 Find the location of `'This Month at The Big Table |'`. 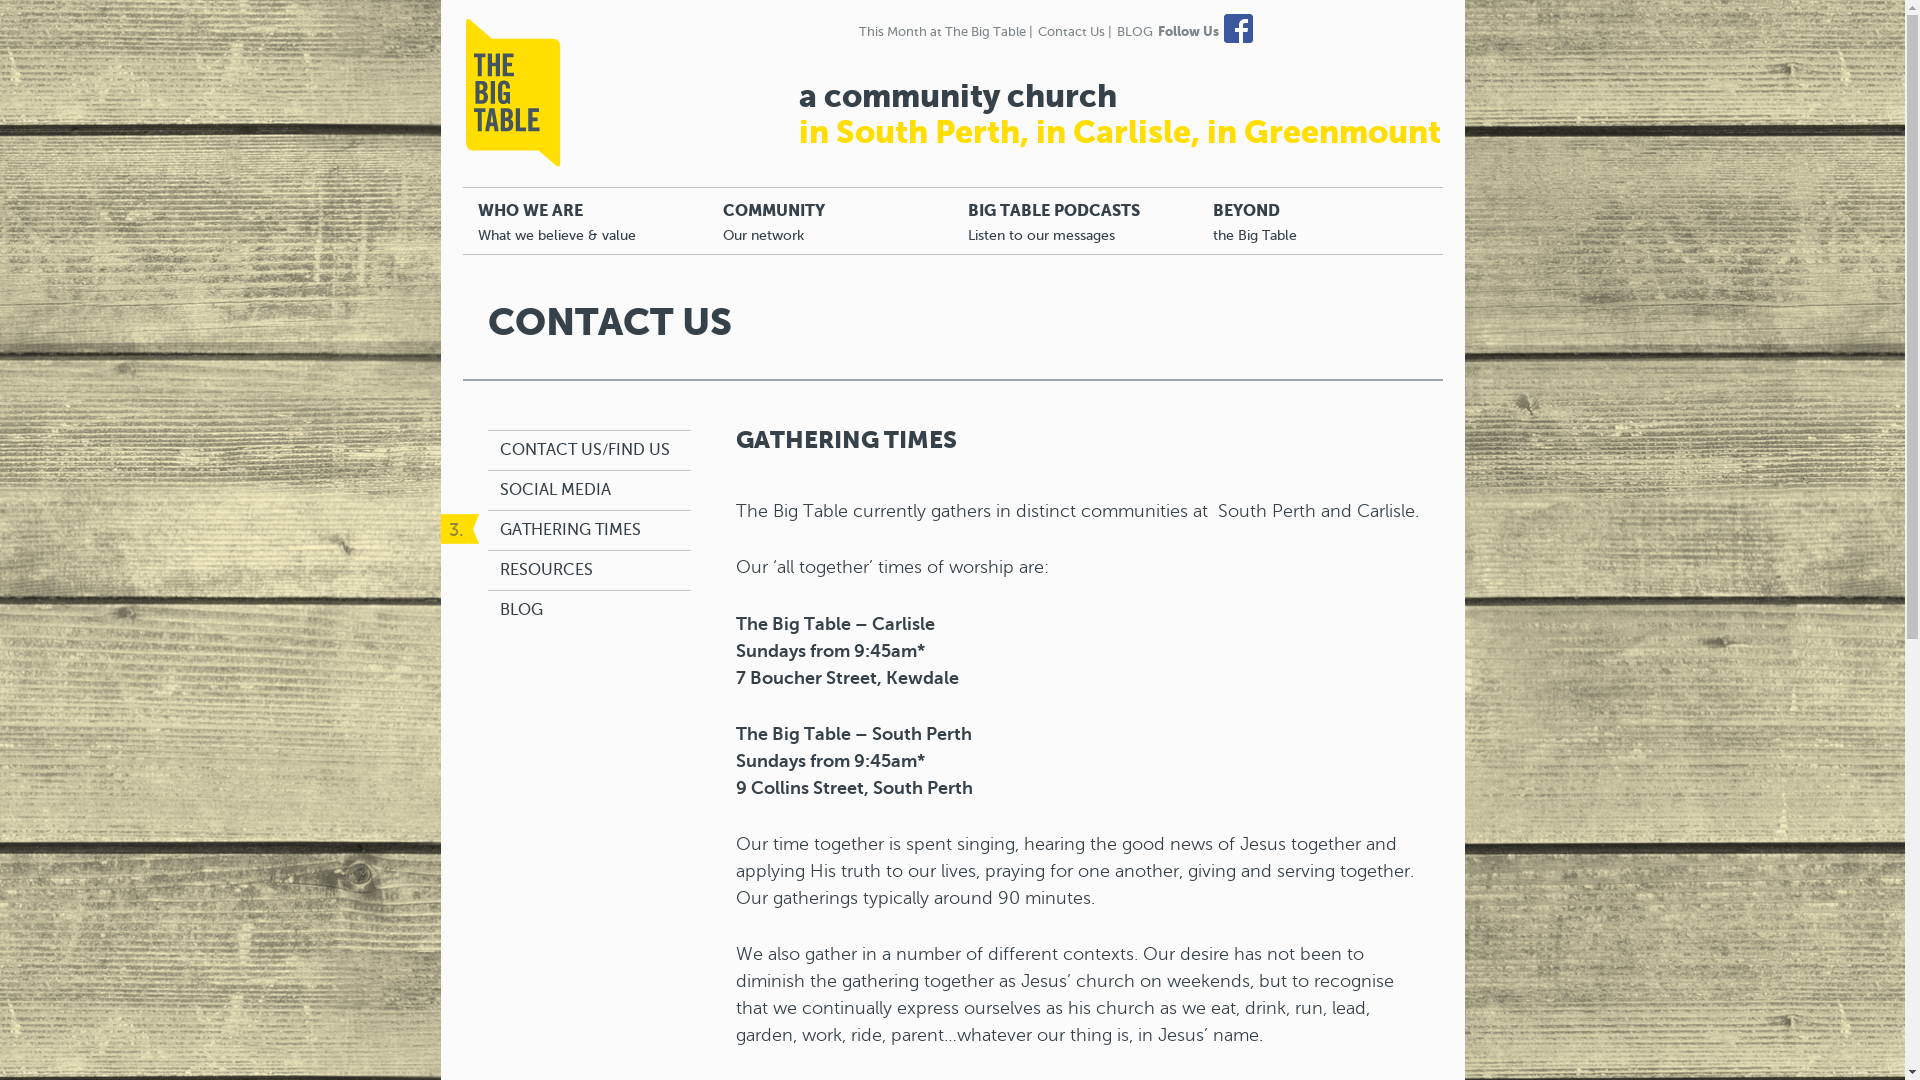

'This Month at The Big Table |' is located at coordinates (944, 31).